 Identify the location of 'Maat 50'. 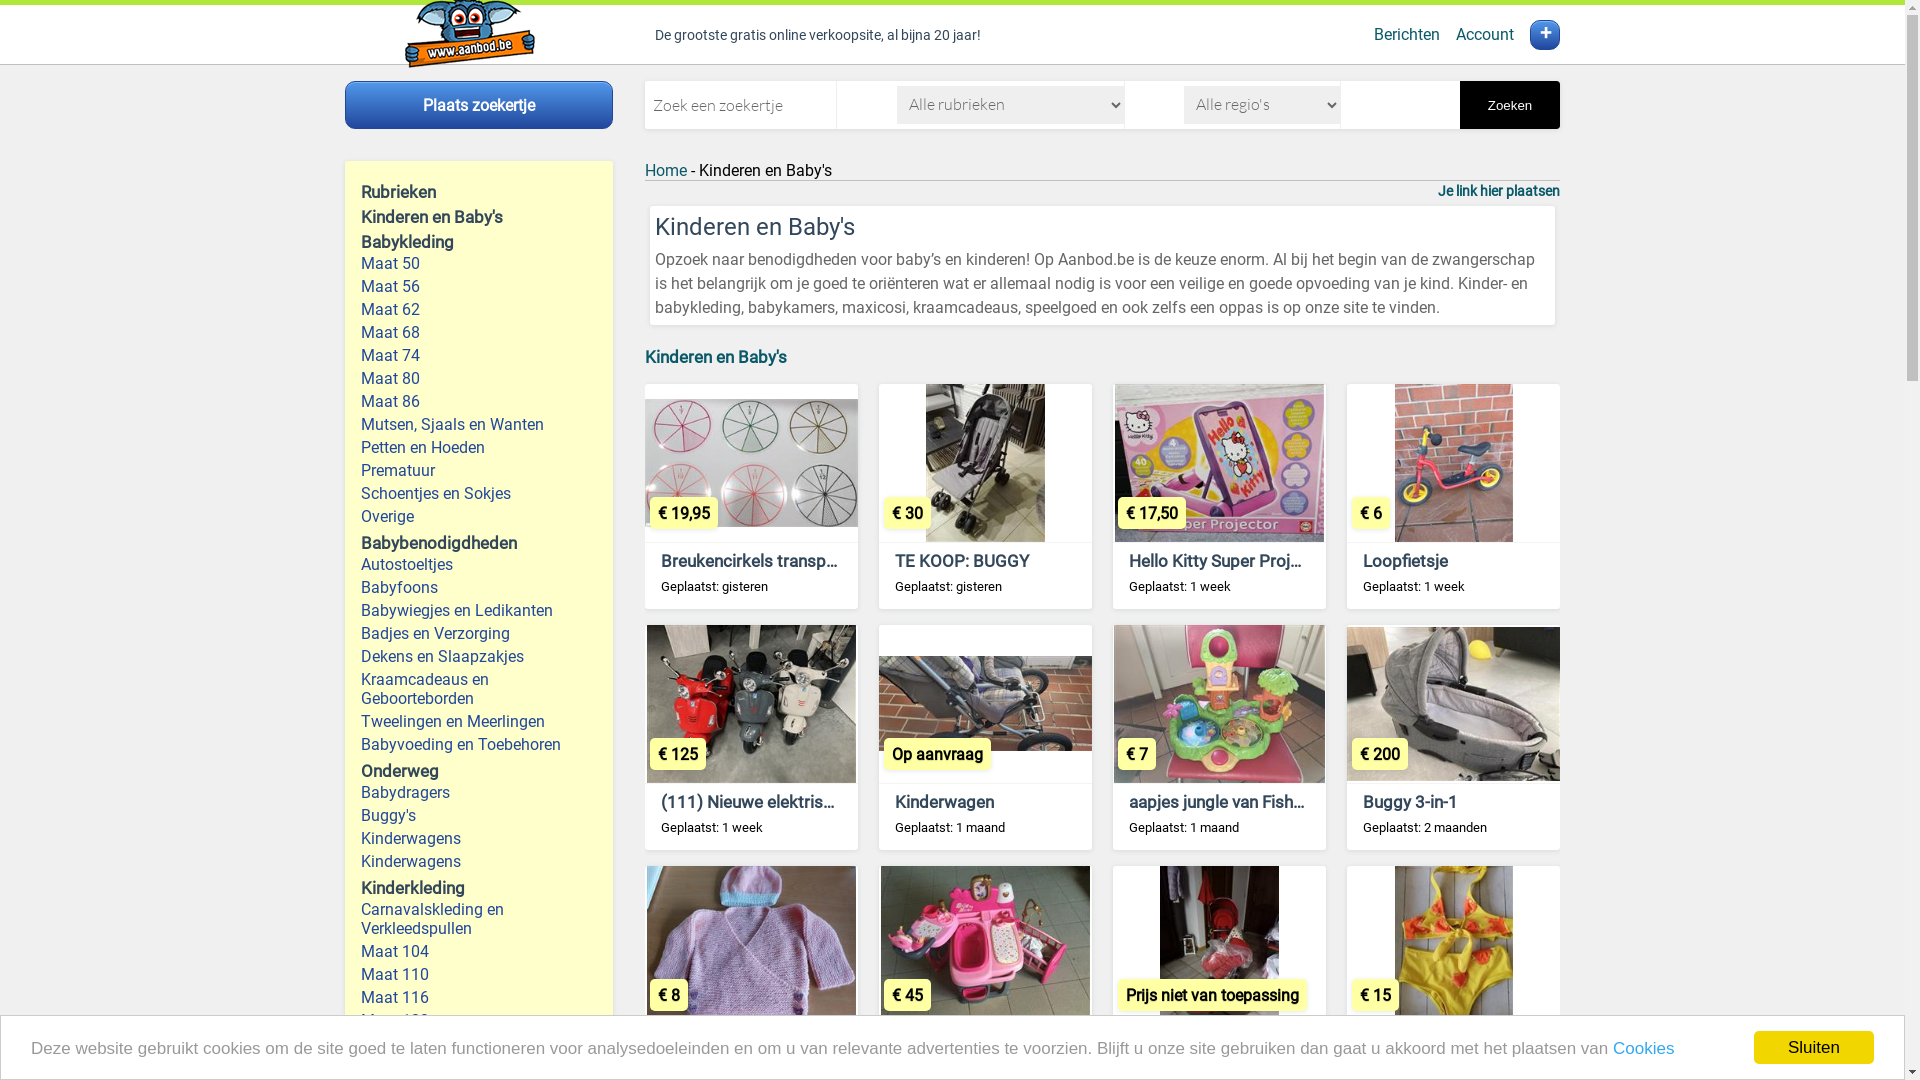
(478, 262).